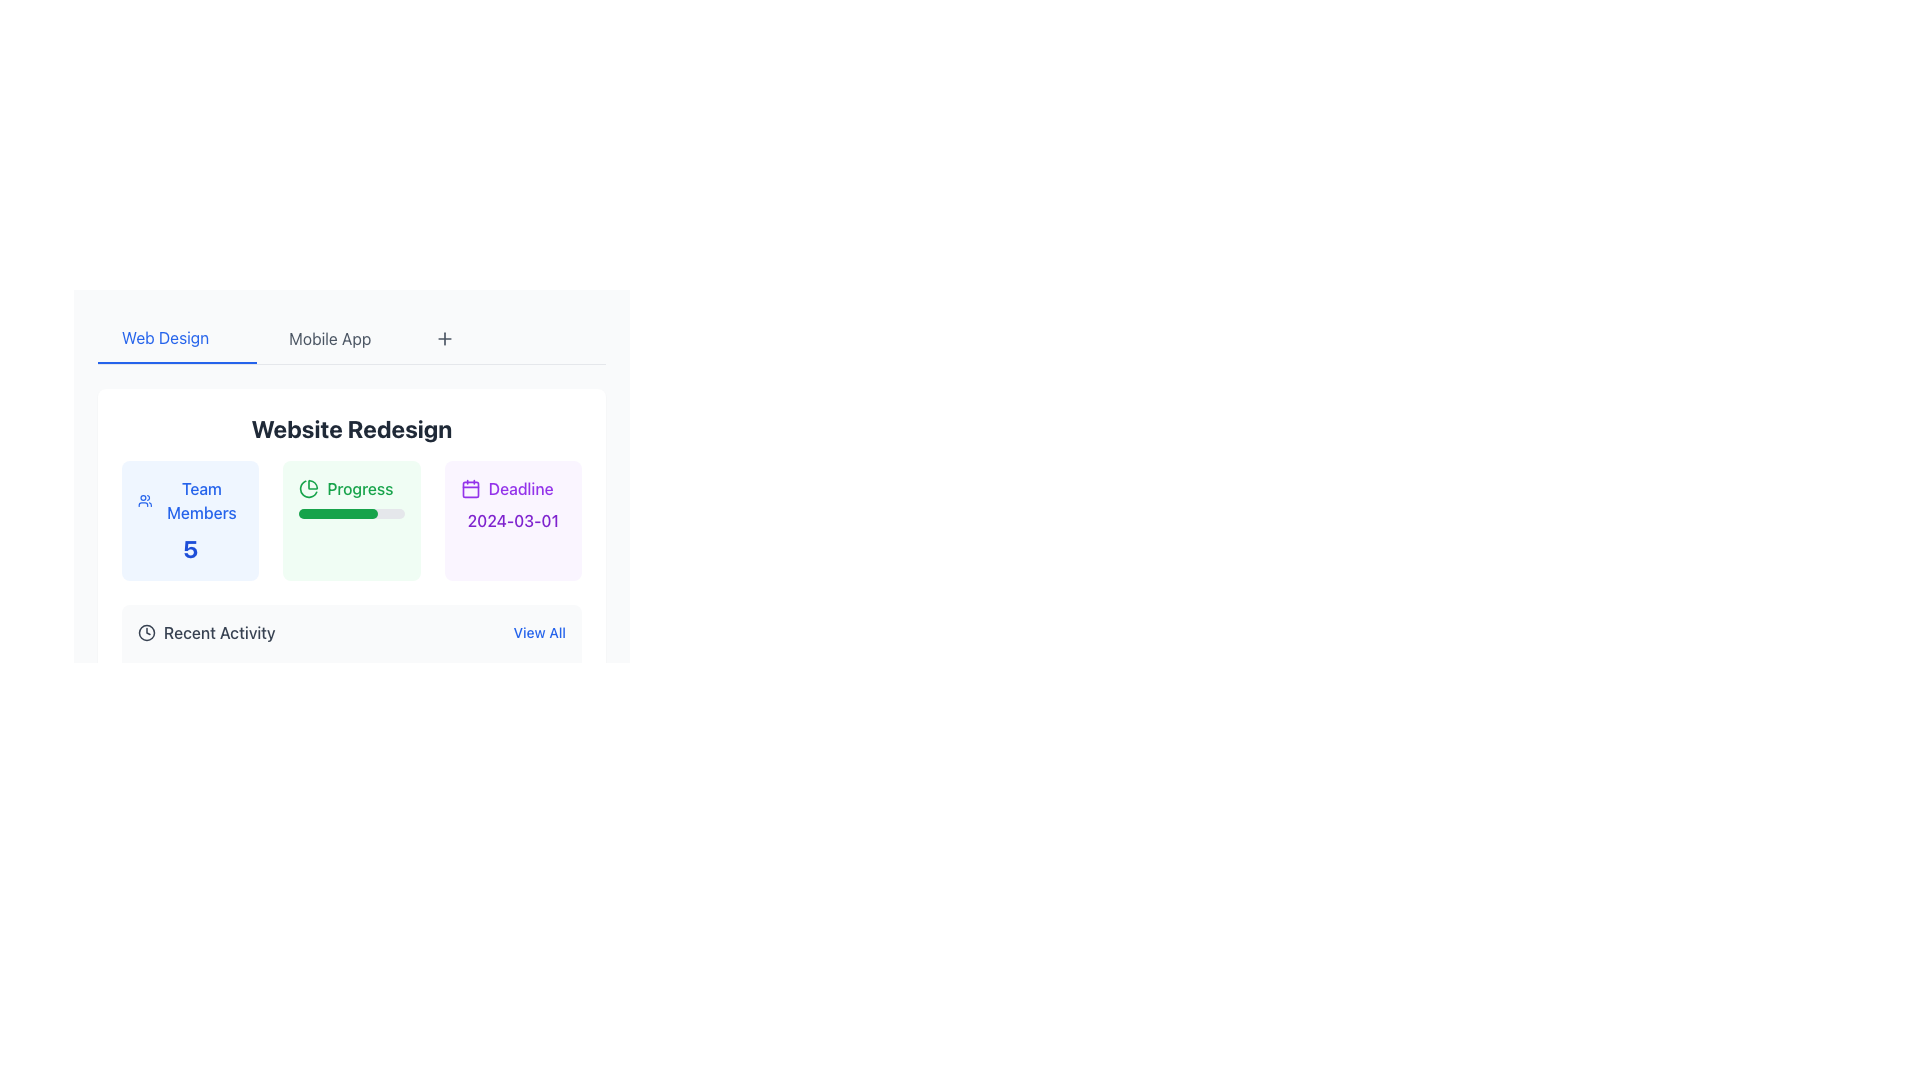 The height and width of the screenshot is (1080, 1920). I want to click on the progress icon located at the leftmost side of the 'Progress' section in the 'Website Redesign' card for visual information, so click(308, 489).